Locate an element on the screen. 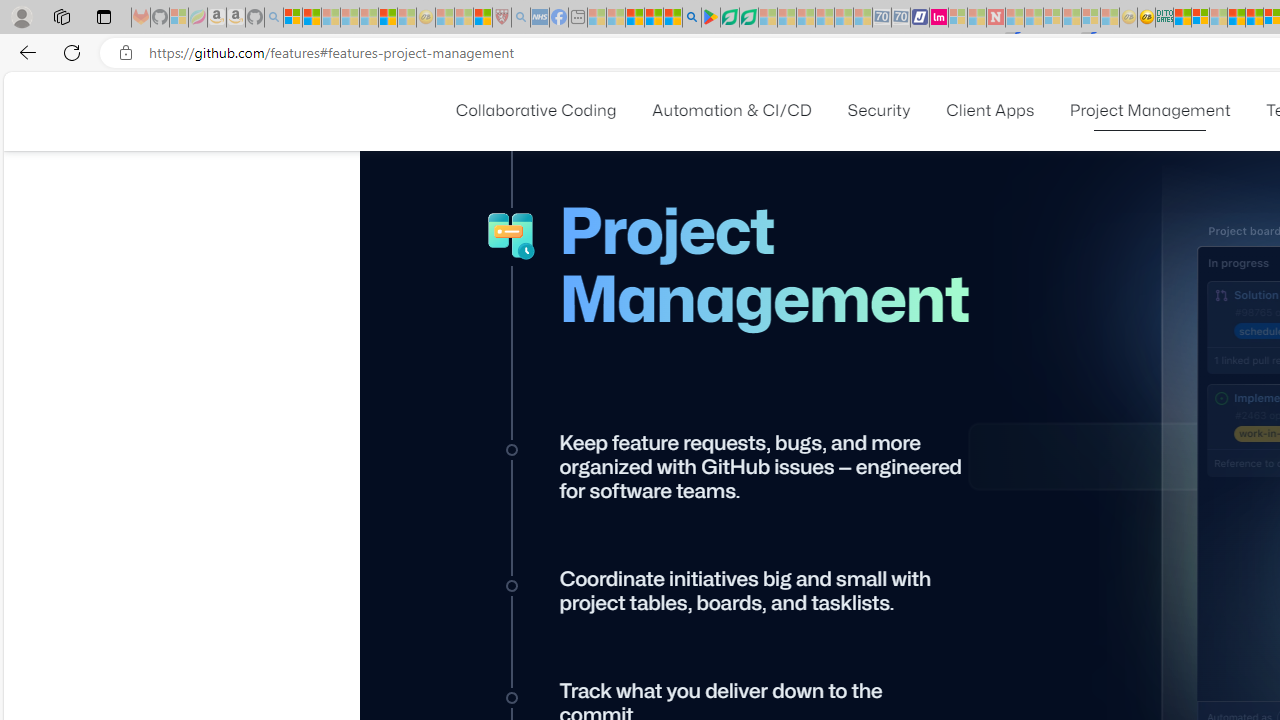  'Microsoft account | Privacy' is located at coordinates (1200, 17).